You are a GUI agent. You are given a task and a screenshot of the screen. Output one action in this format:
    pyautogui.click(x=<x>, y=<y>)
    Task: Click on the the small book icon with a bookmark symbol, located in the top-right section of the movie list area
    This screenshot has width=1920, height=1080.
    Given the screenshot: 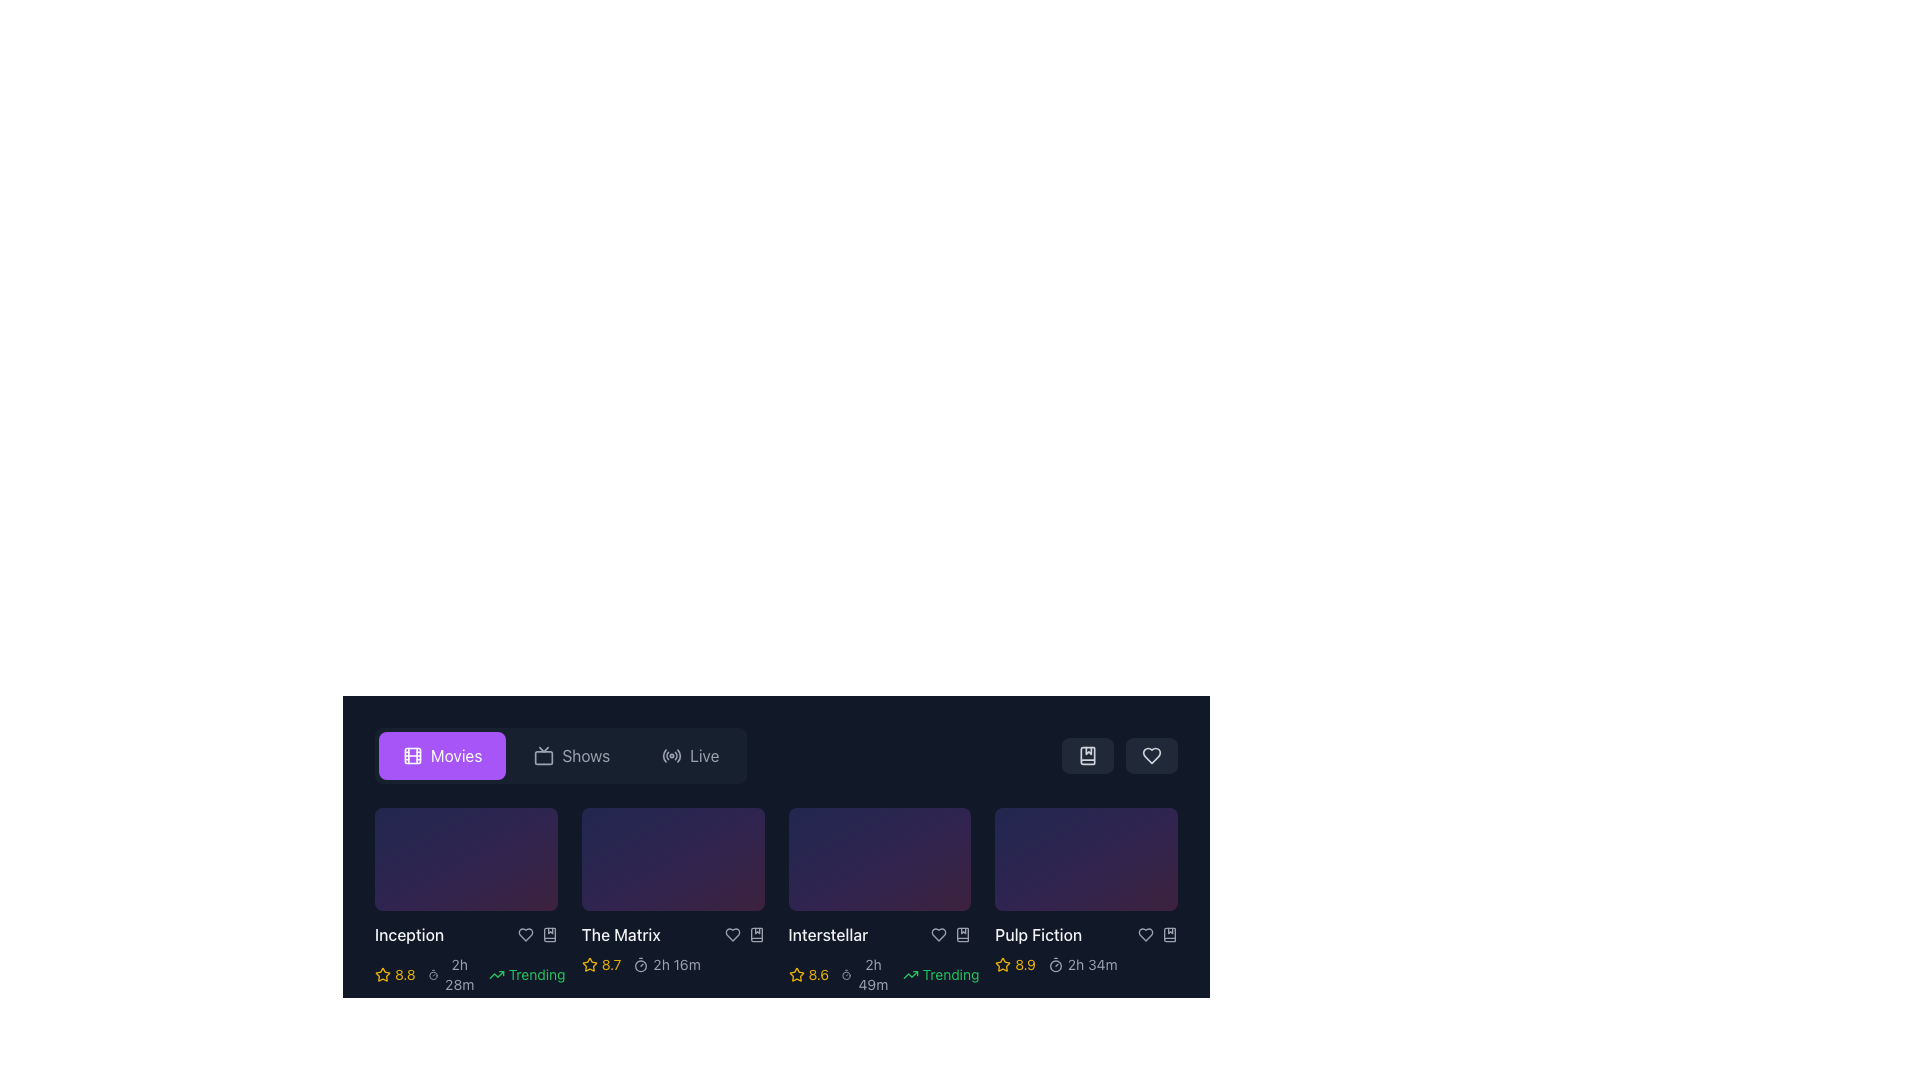 What is the action you would take?
    pyautogui.click(x=1087, y=756)
    